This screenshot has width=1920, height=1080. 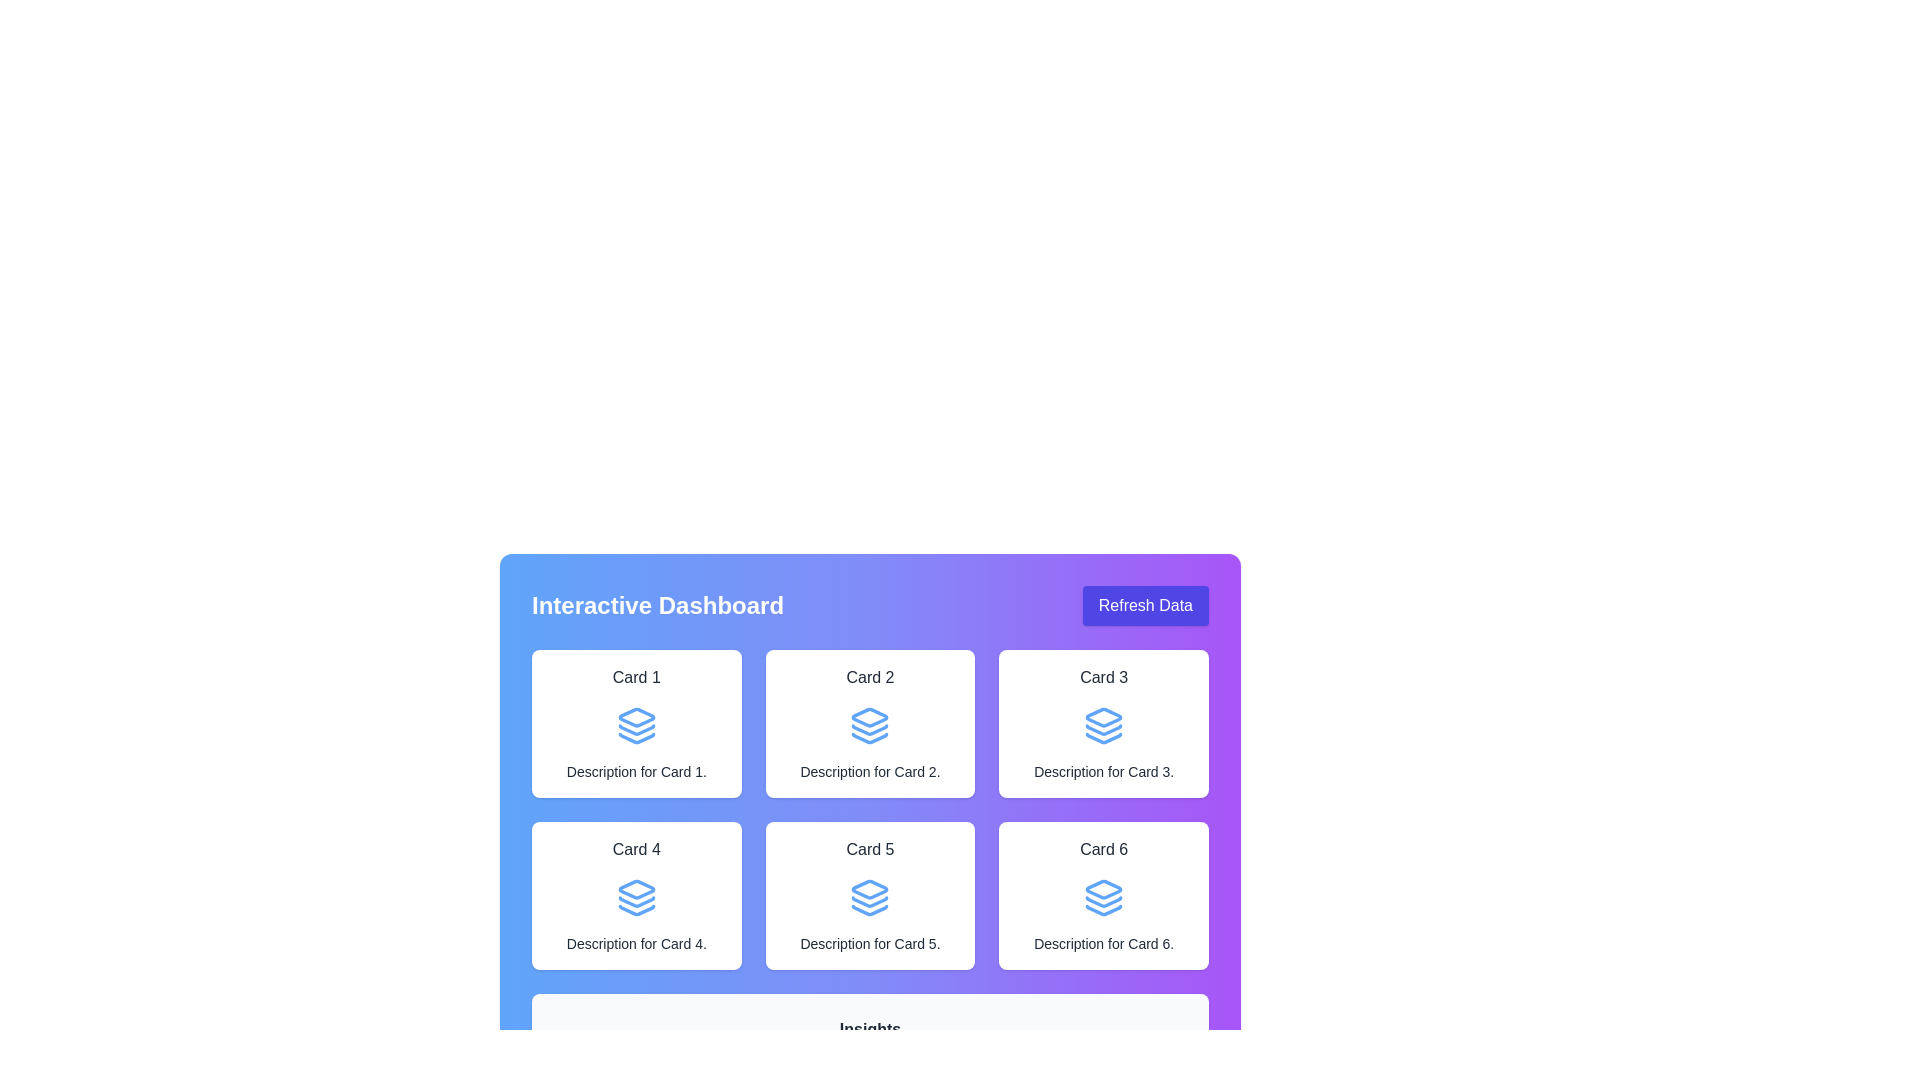 I want to click on text content of the 'Card 4' label, which is centrally aligned at the top of the fourth card in a grid layout, so click(x=635, y=849).